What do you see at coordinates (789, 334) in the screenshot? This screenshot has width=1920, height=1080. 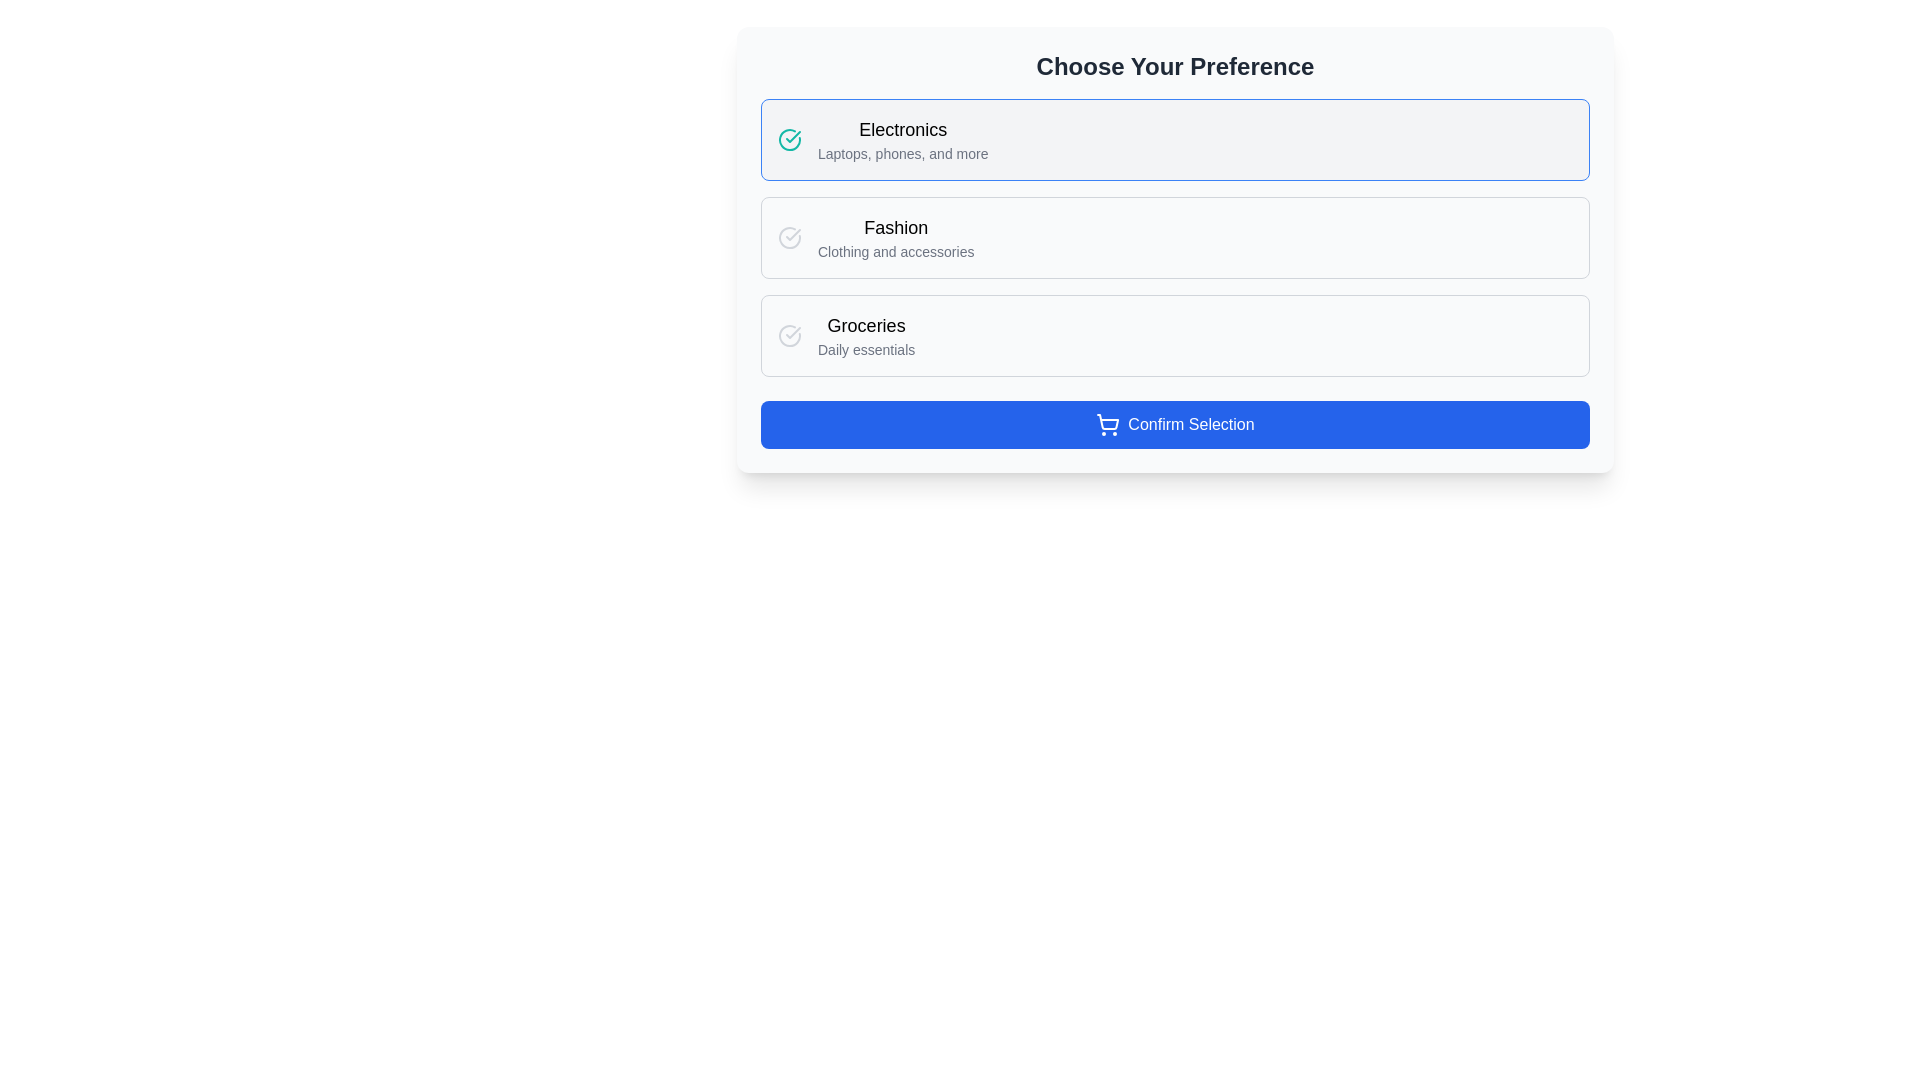 I see `the visual indicator for the 'Groceries' option in the 'Choose Your Preference' menu, which is located towards the right side of the rectangle dedicated to 'Groceries'` at bounding box center [789, 334].